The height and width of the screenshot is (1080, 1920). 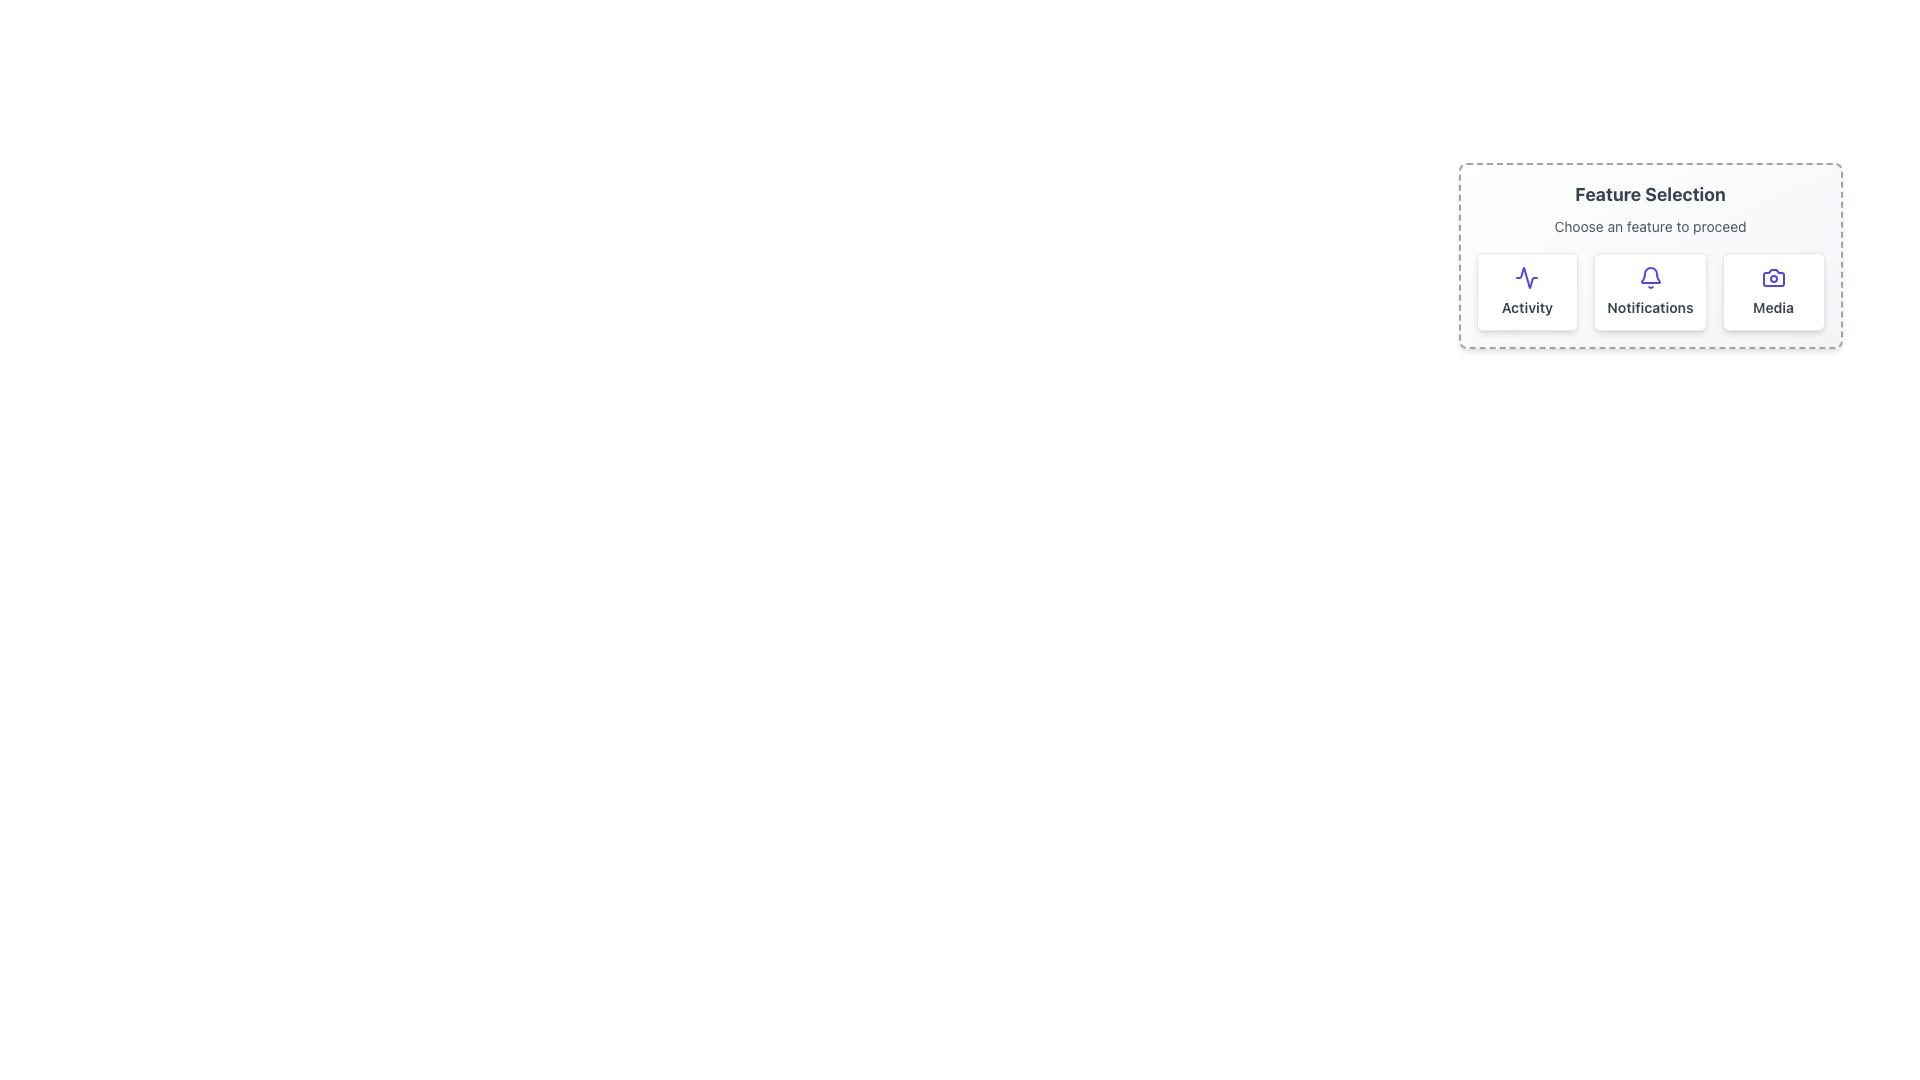 I want to click on the bell-shaped notifications icon located in the 'Feature Selection' panel, so click(x=1650, y=275).